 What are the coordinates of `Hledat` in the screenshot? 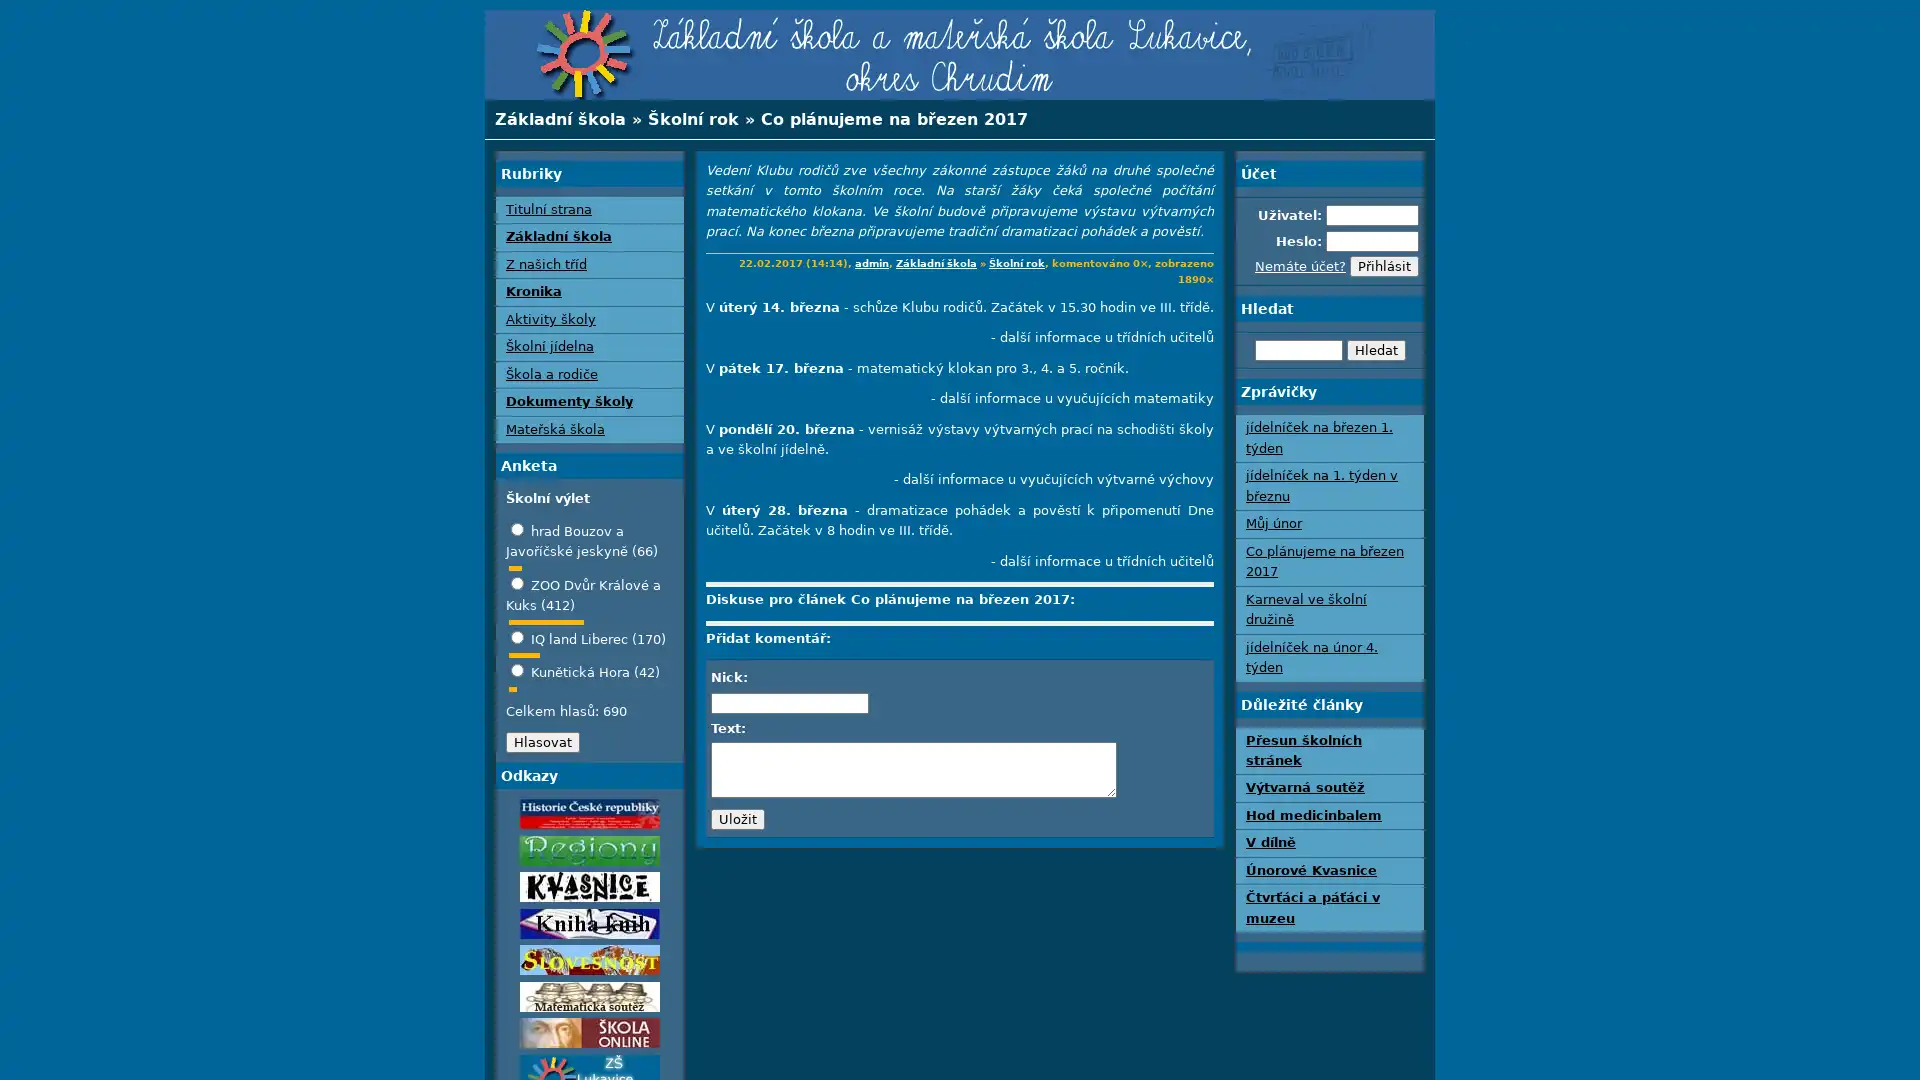 It's located at (1374, 348).